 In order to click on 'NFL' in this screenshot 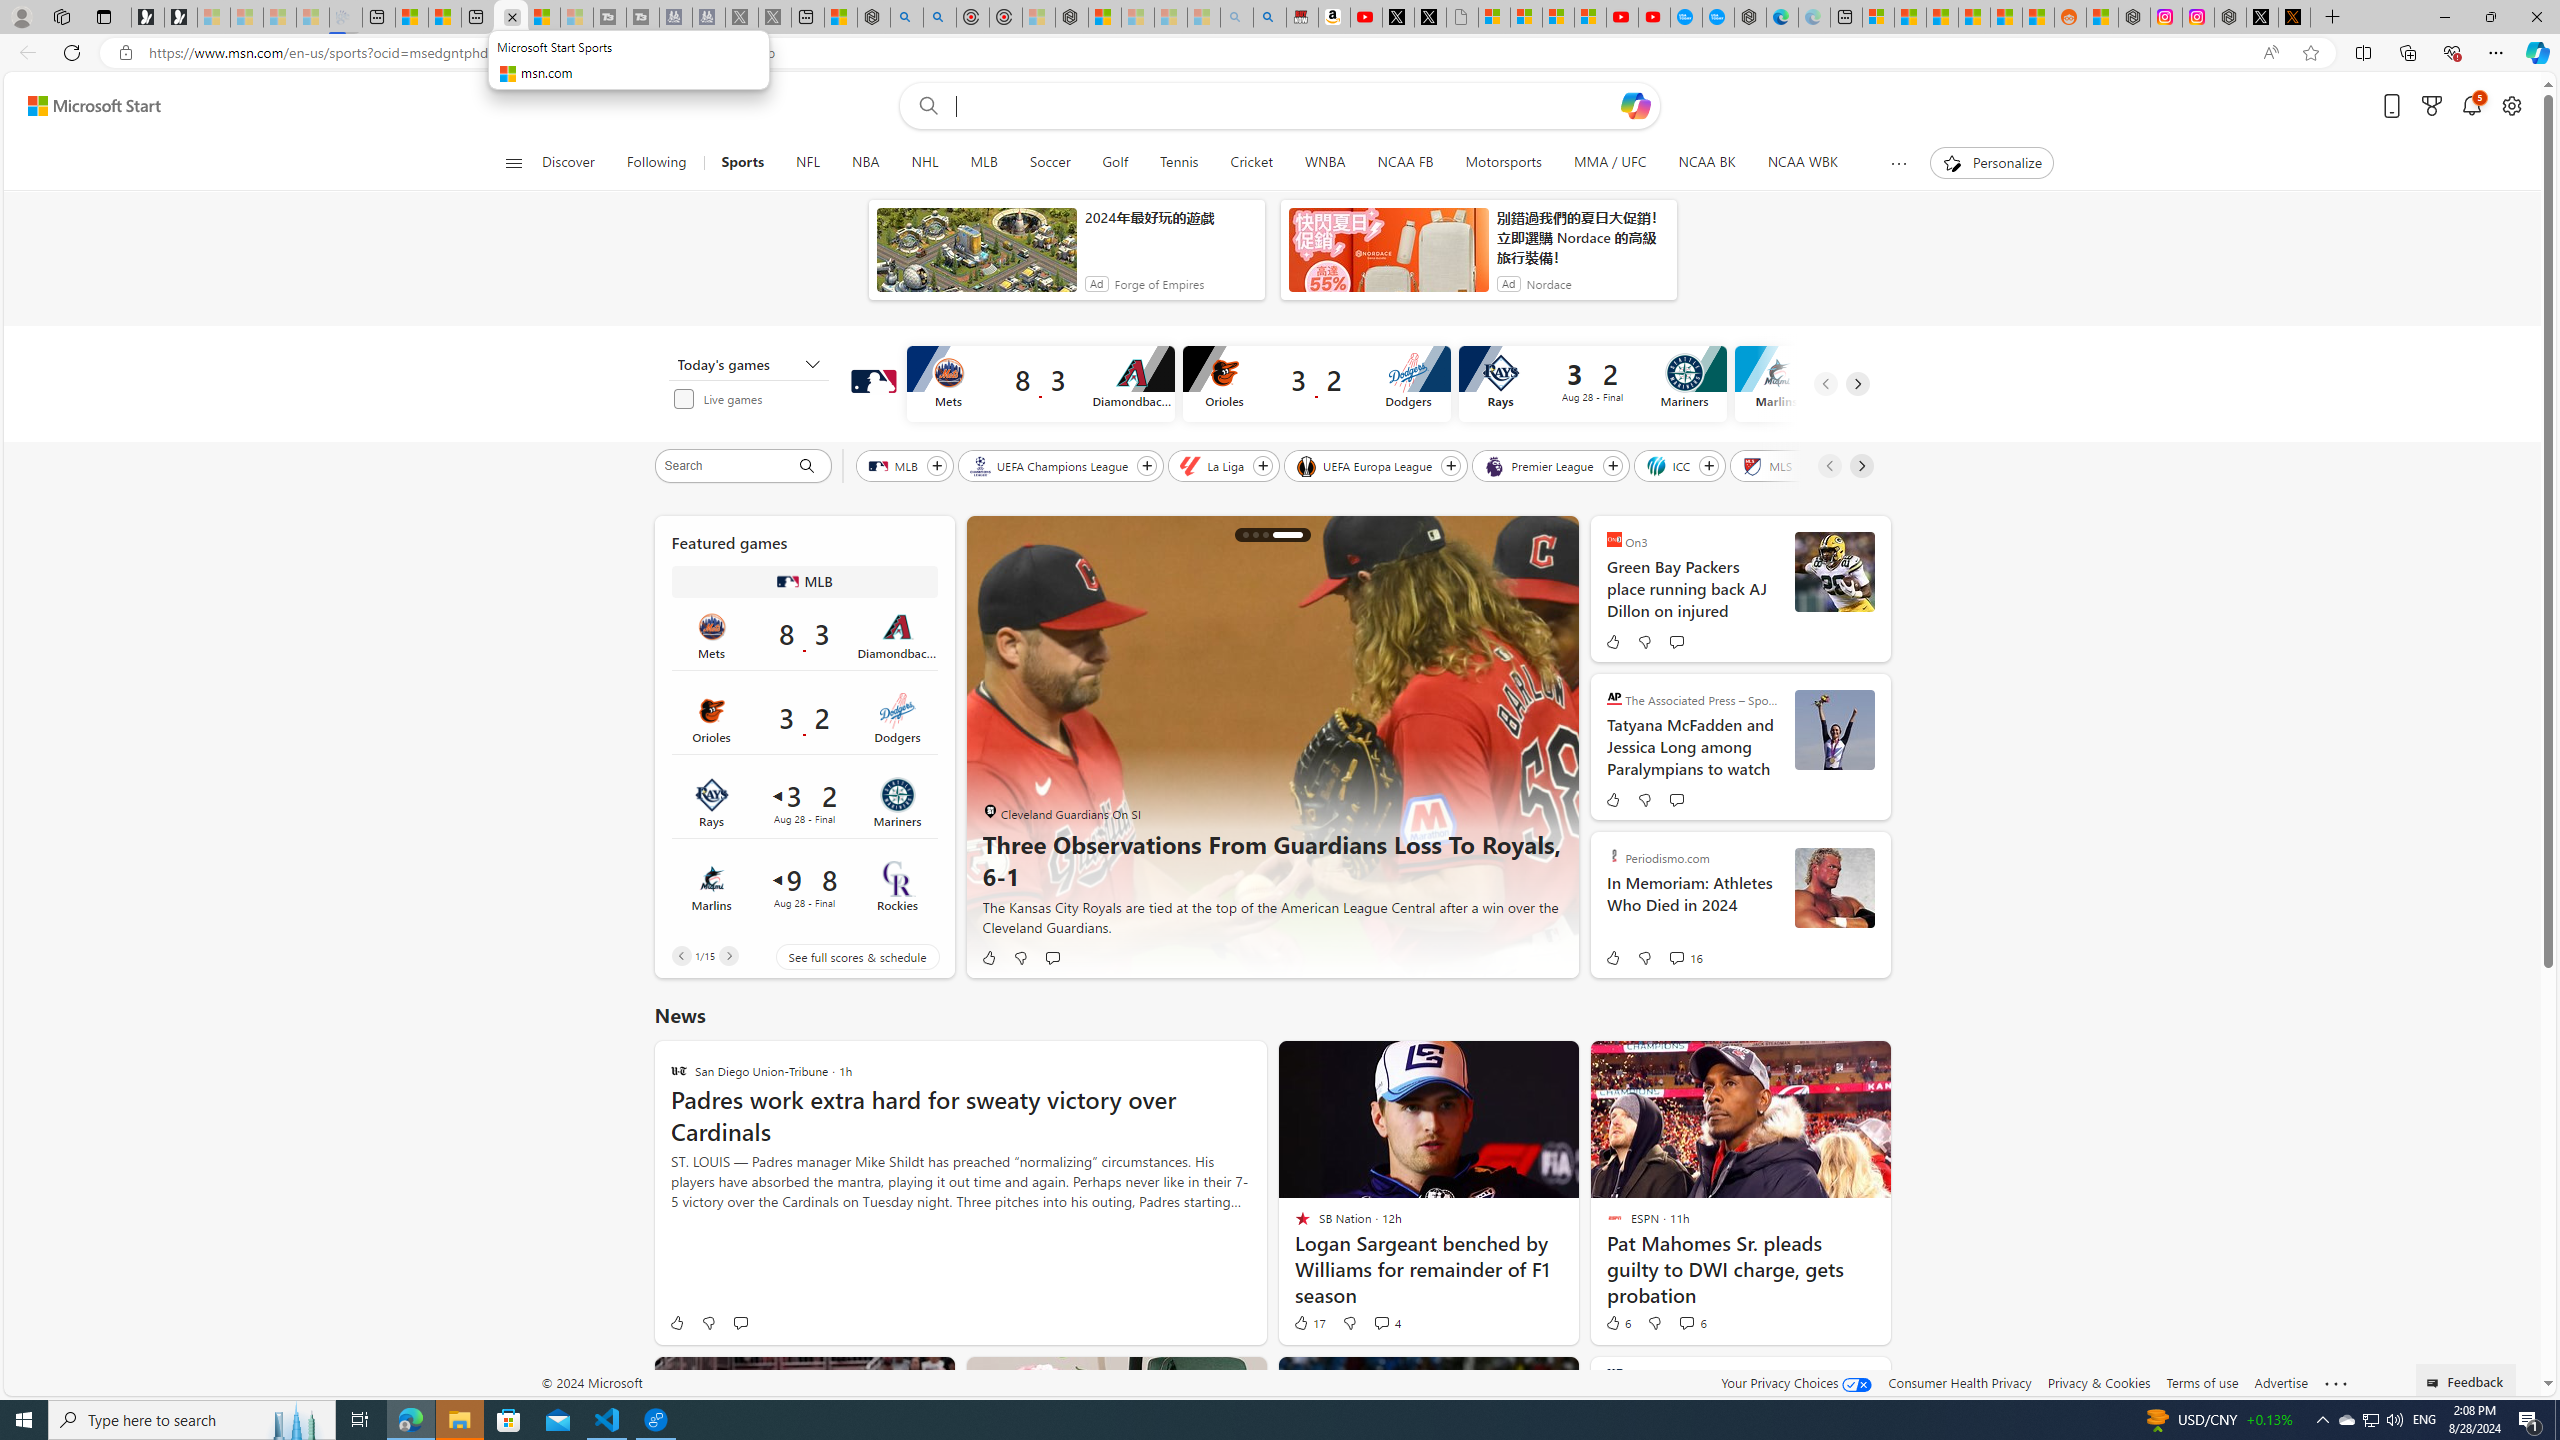, I will do `click(807, 162)`.